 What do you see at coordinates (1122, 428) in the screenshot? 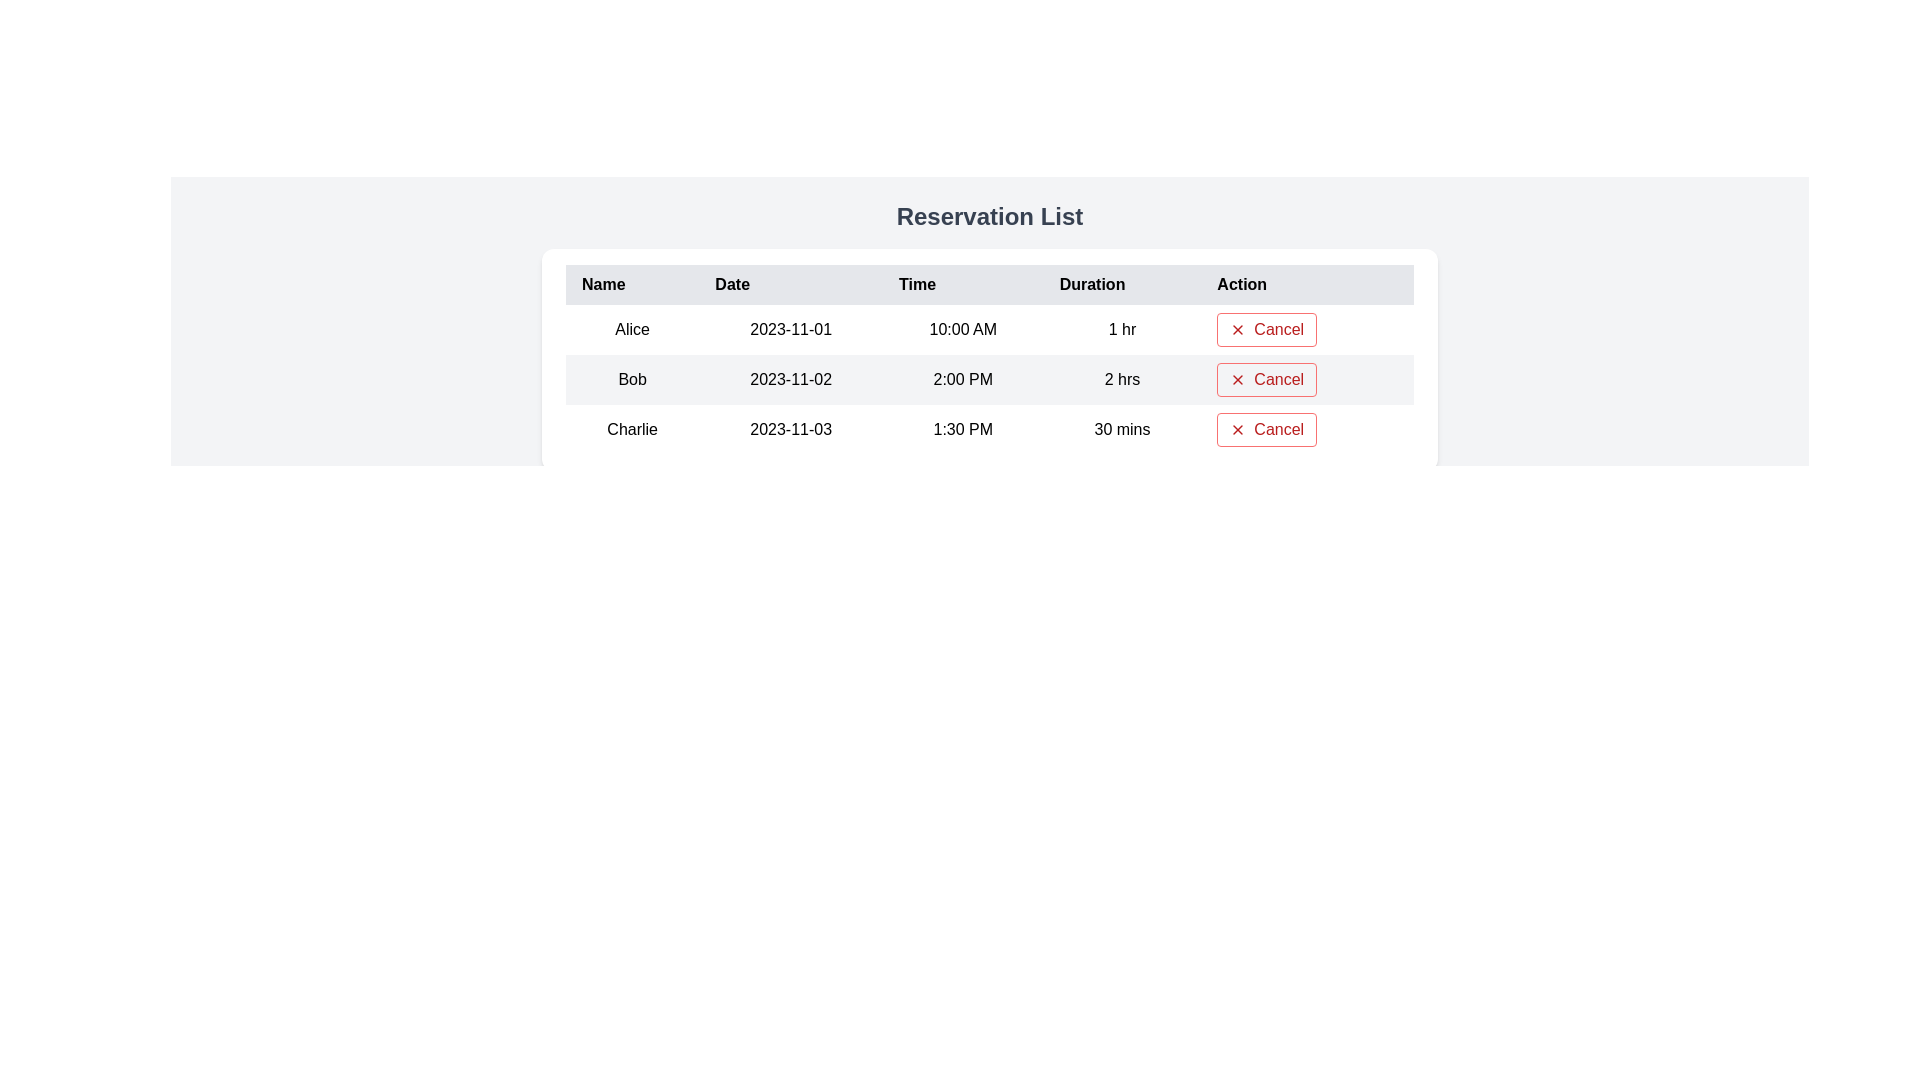
I see `the text display showing '30 mins' in the fourth column of the third row, under the 'Duration' column associated with 'Charlie'` at bounding box center [1122, 428].